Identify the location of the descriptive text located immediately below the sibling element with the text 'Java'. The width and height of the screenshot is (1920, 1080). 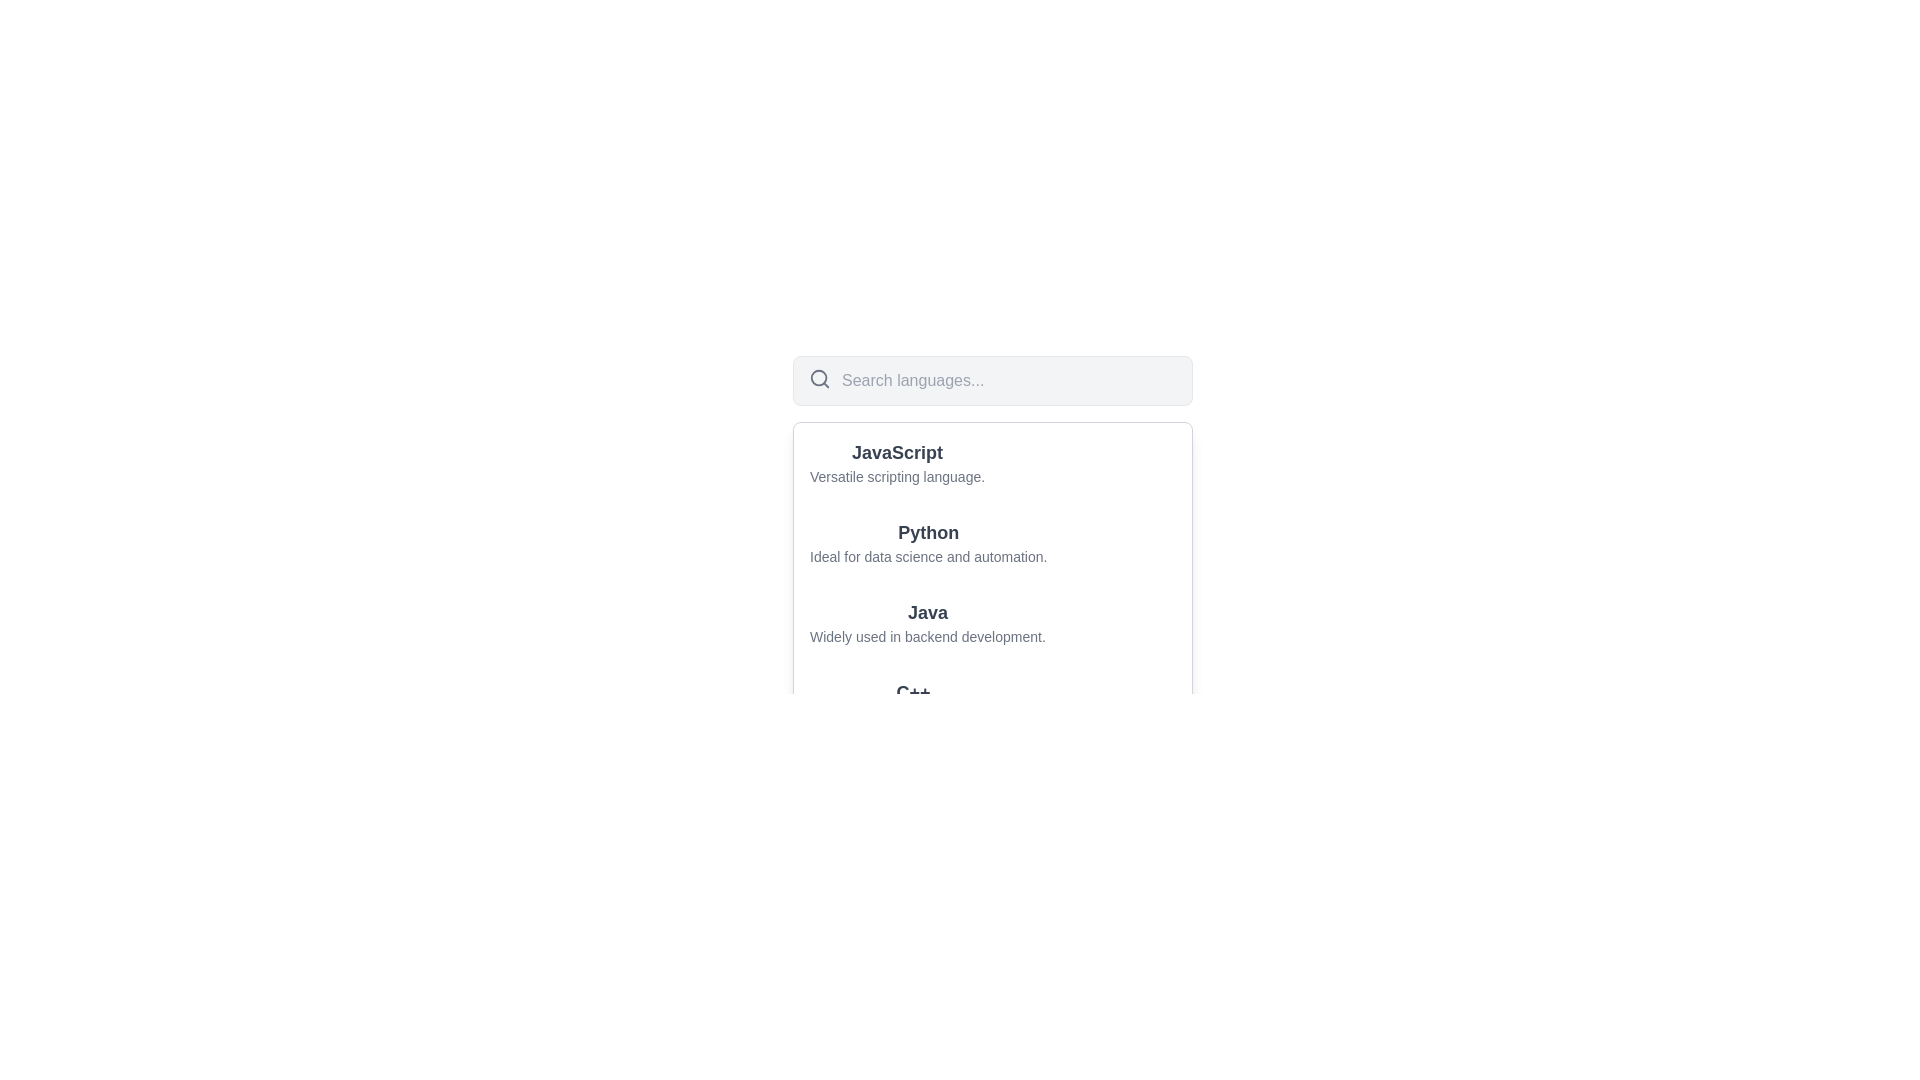
(926, 636).